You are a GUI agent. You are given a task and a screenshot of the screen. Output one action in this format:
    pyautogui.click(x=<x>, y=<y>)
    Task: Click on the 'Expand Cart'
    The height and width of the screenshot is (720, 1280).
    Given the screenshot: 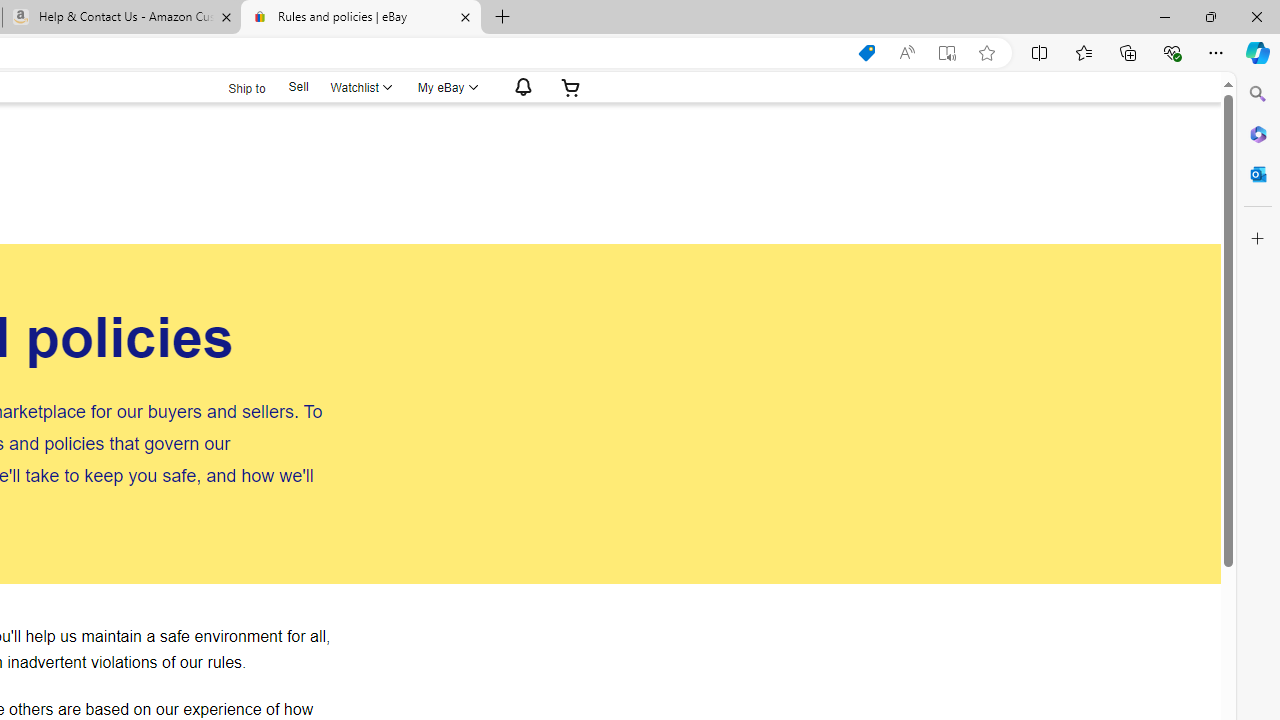 What is the action you would take?
    pyautogui.click(x=569, y=86)
    